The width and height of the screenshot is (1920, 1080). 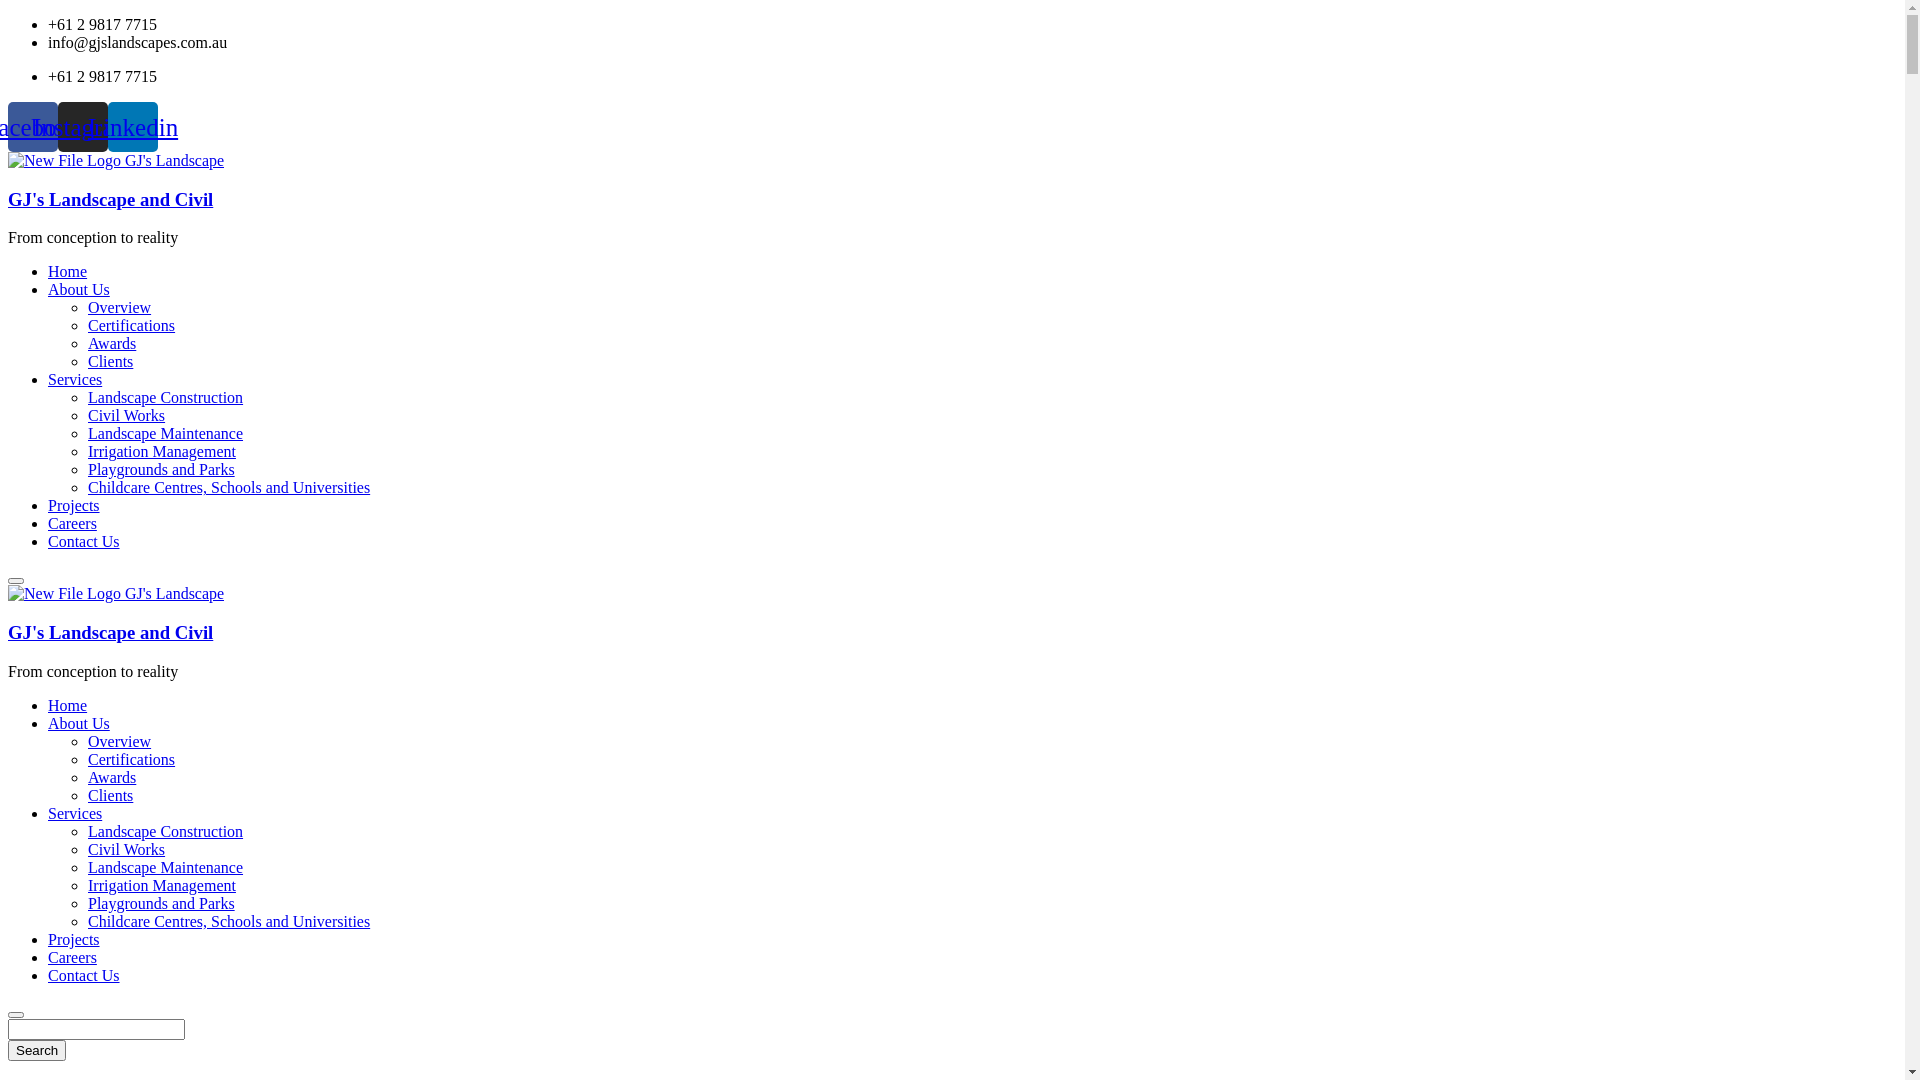 What do you see at coordinates (67, 704) in the screenshot?
I see `'Home'` at bounding box center [67, 704].